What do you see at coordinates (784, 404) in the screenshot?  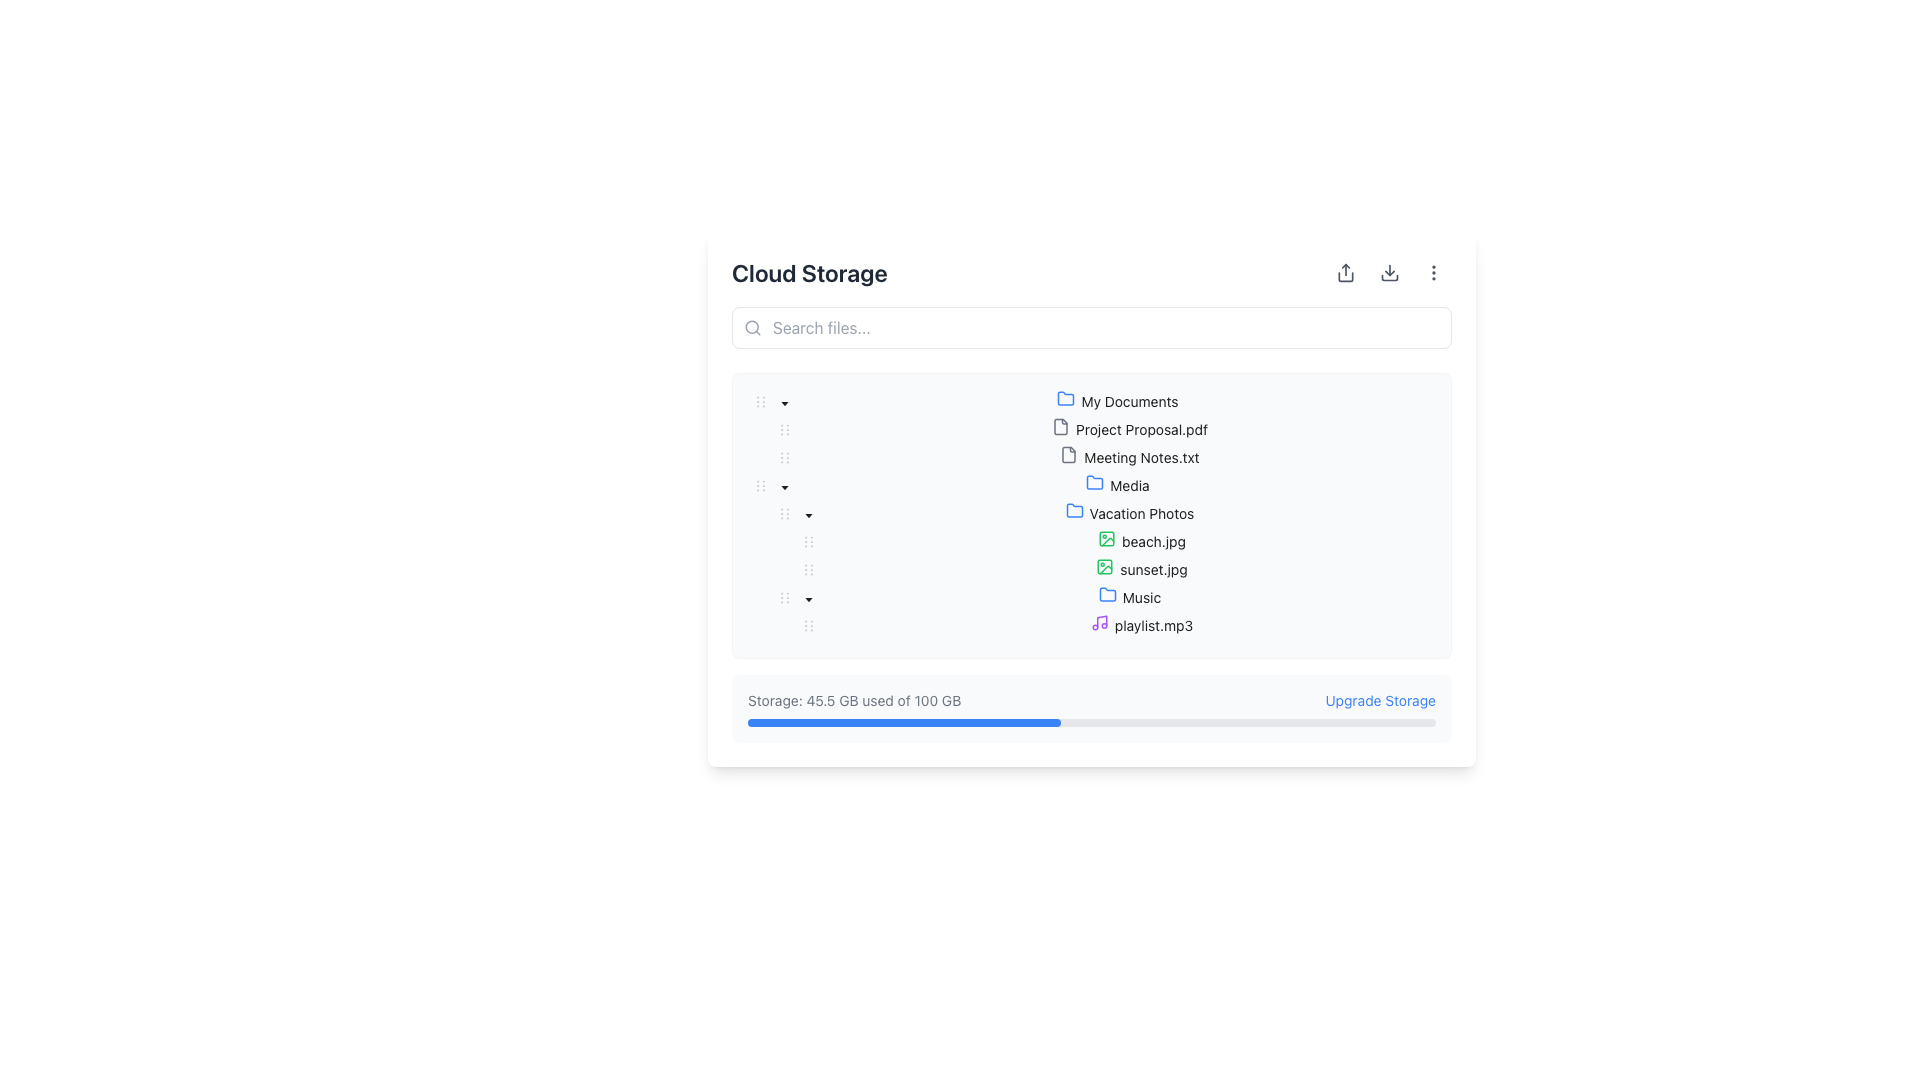 I see `the toggle icon for the 'Vacation Photos' category` at bounding box center [784, 404].